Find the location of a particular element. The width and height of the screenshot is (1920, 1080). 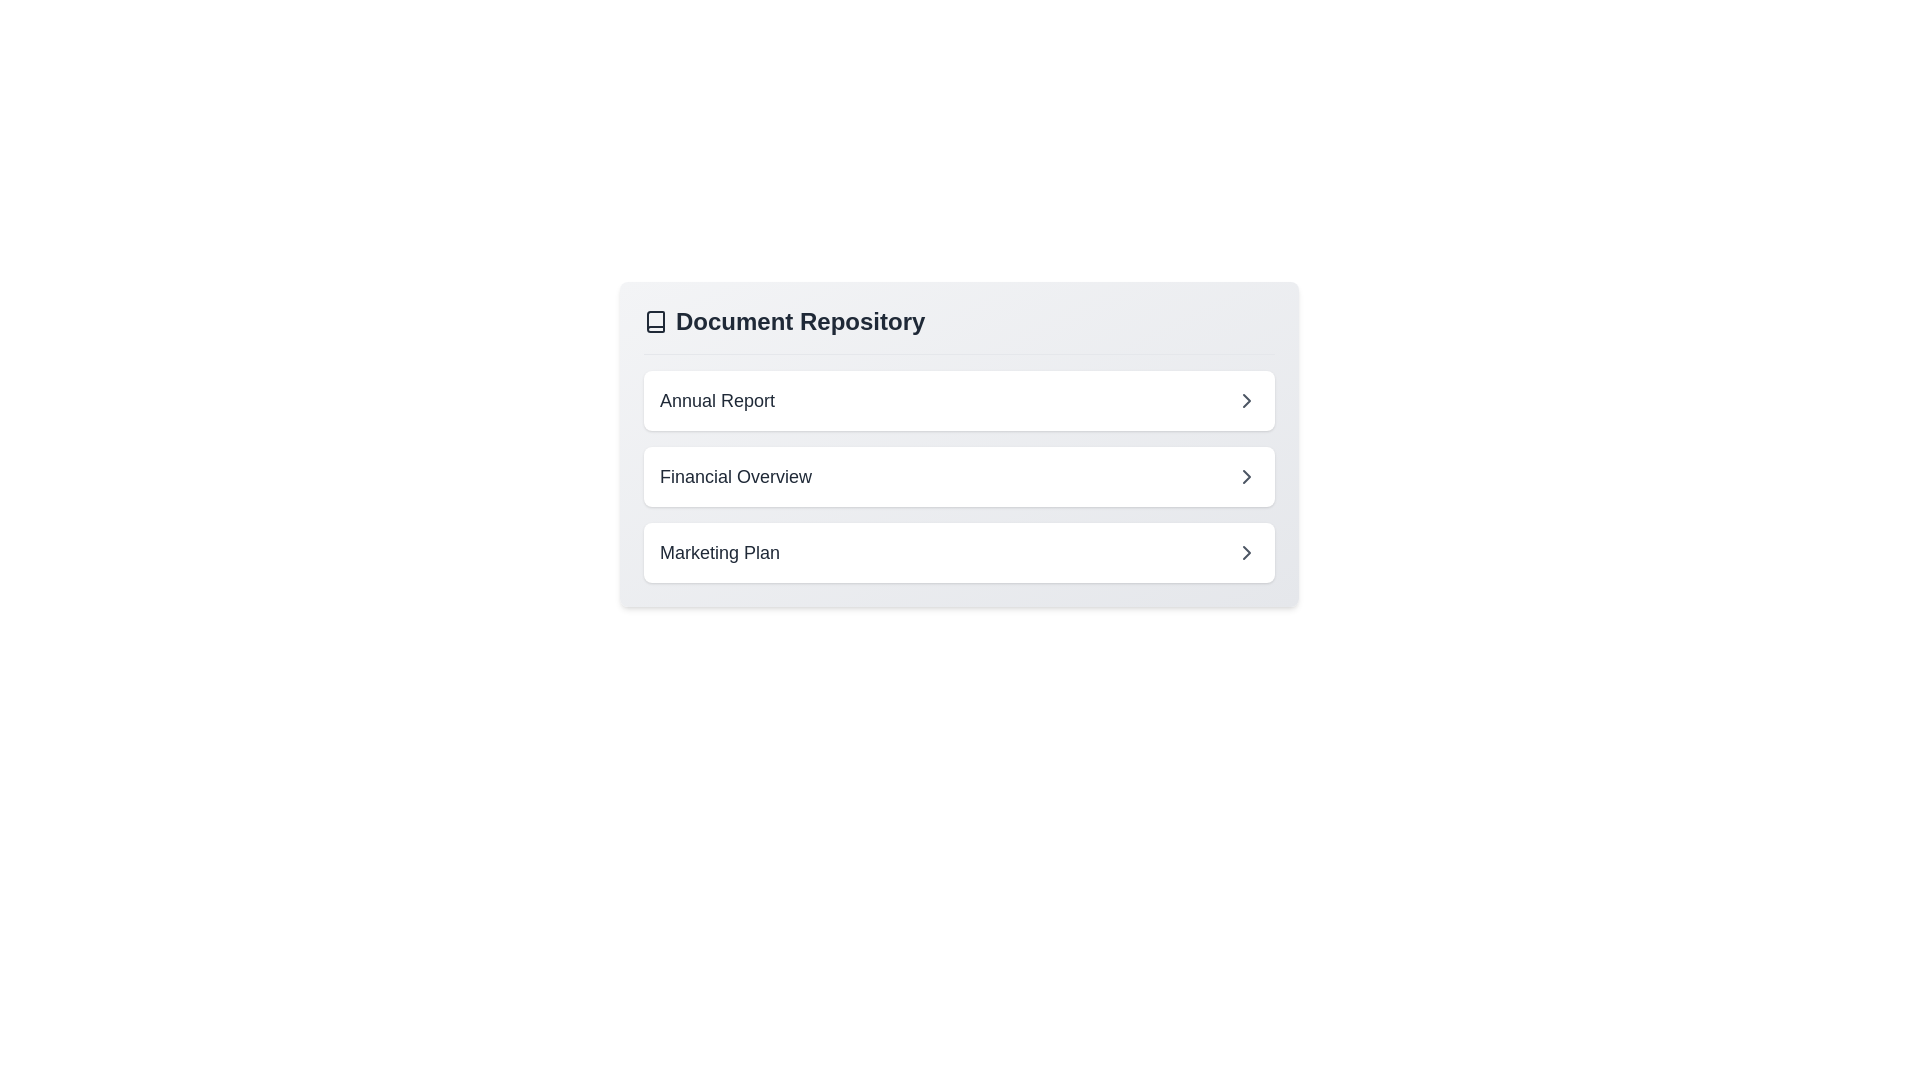

the third navigational list item in the 'Document Repository' category is located at coordinates (958, 552).